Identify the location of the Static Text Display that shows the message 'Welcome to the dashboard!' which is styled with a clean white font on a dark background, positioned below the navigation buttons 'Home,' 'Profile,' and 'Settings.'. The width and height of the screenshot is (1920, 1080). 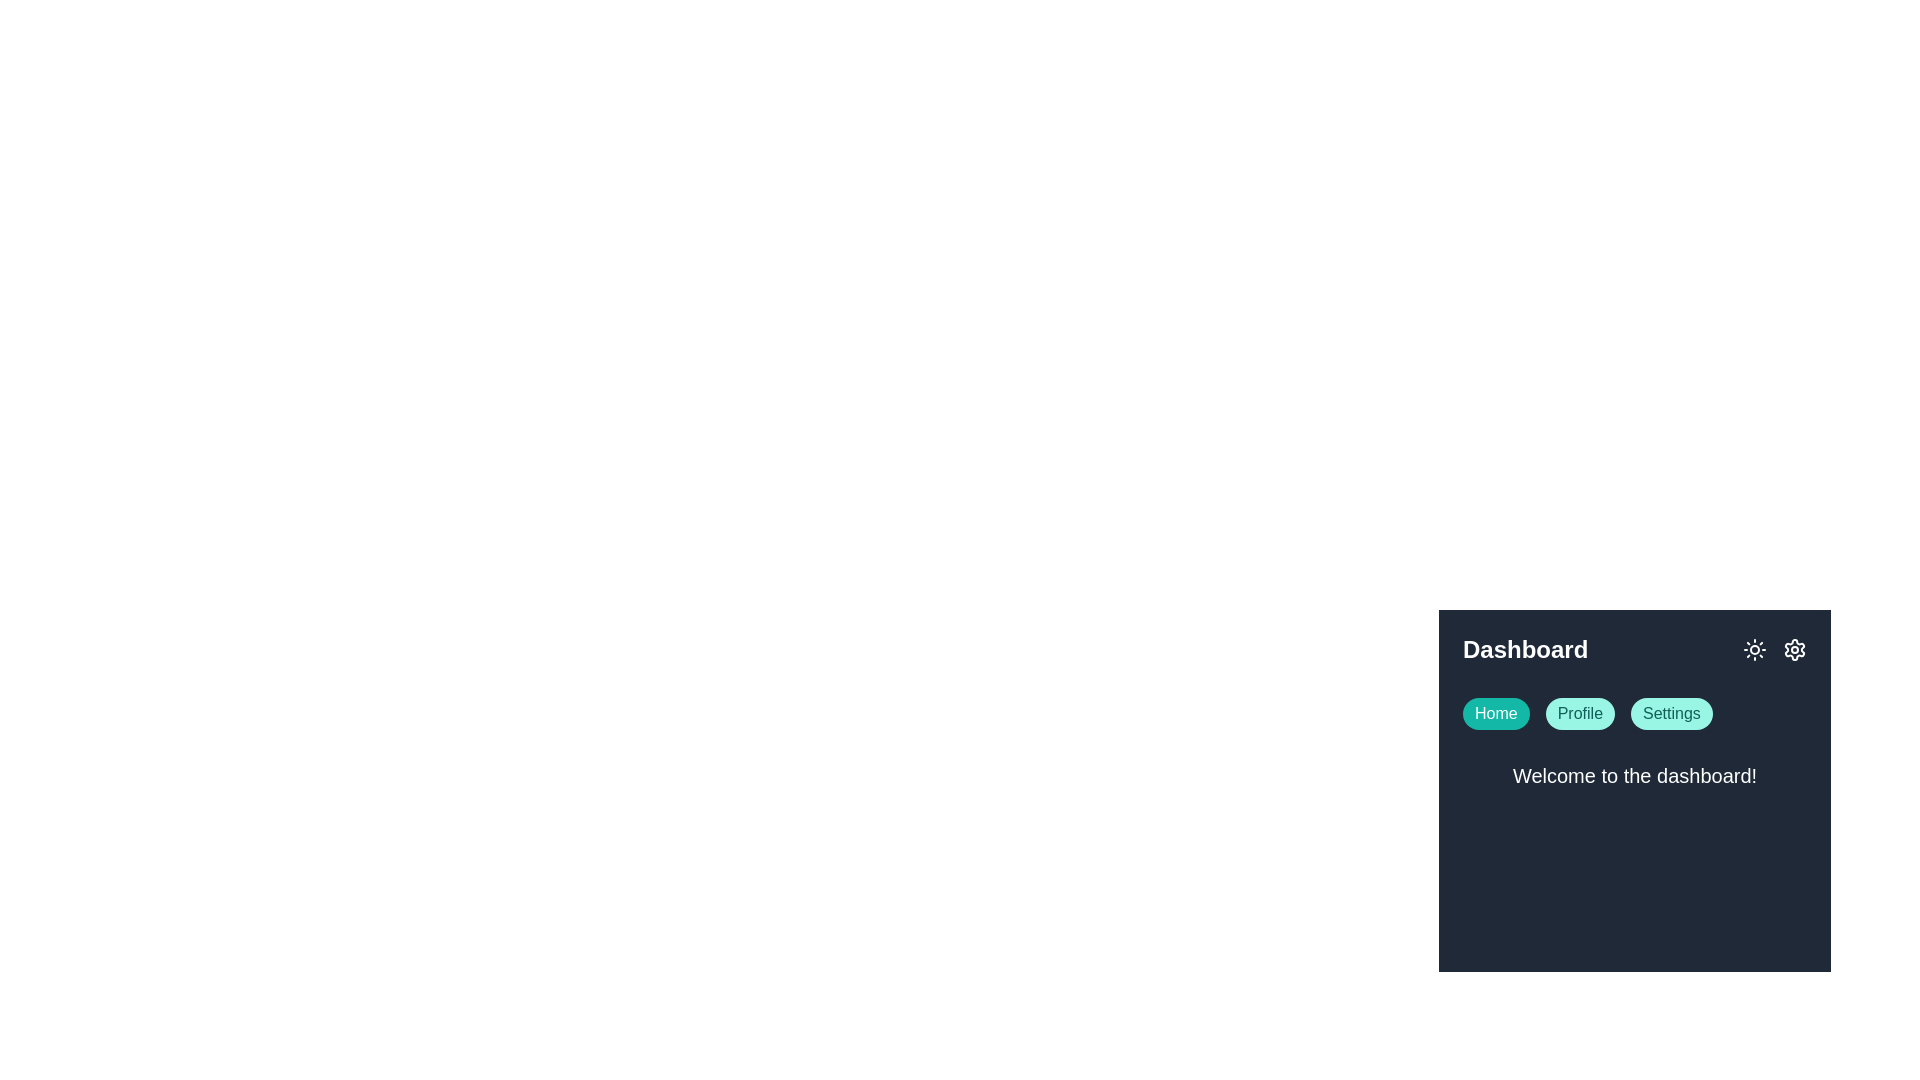
(1635, 778).